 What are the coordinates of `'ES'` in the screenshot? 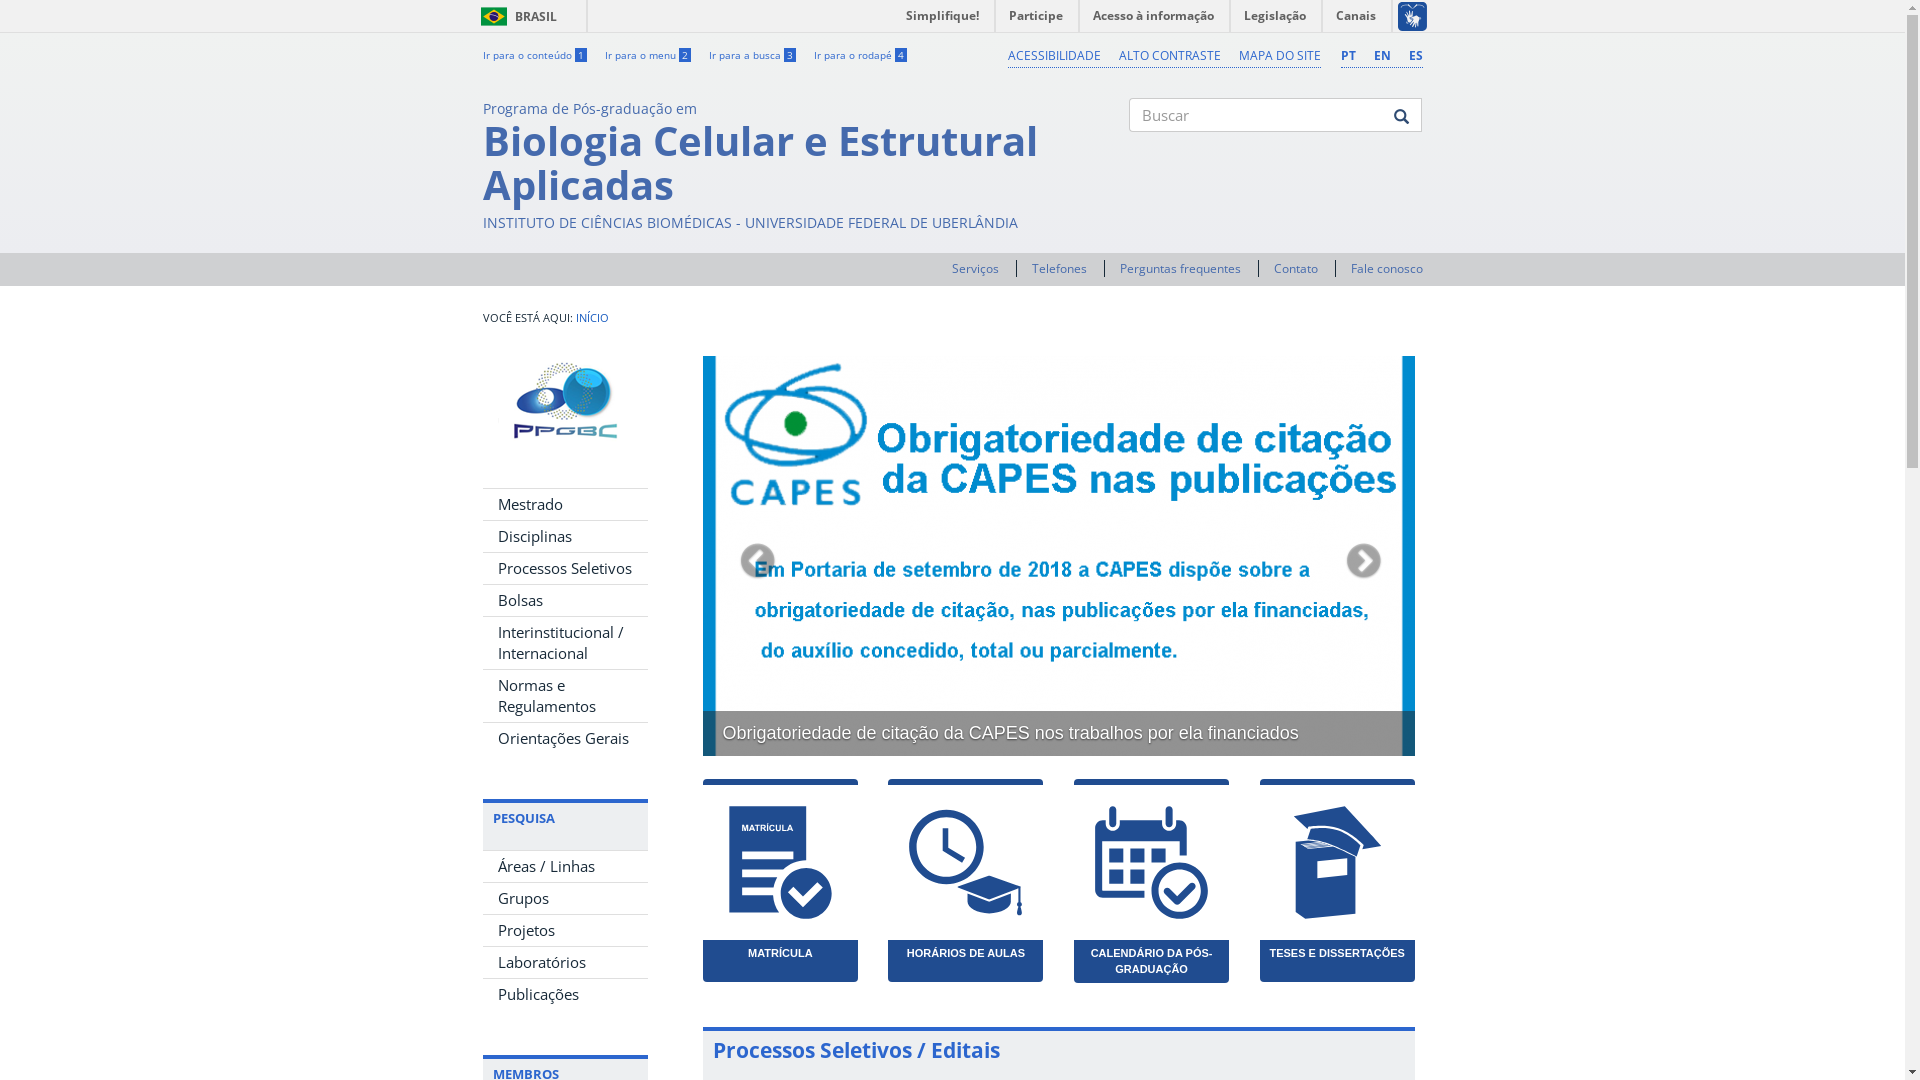 It's located at (1414, 54).